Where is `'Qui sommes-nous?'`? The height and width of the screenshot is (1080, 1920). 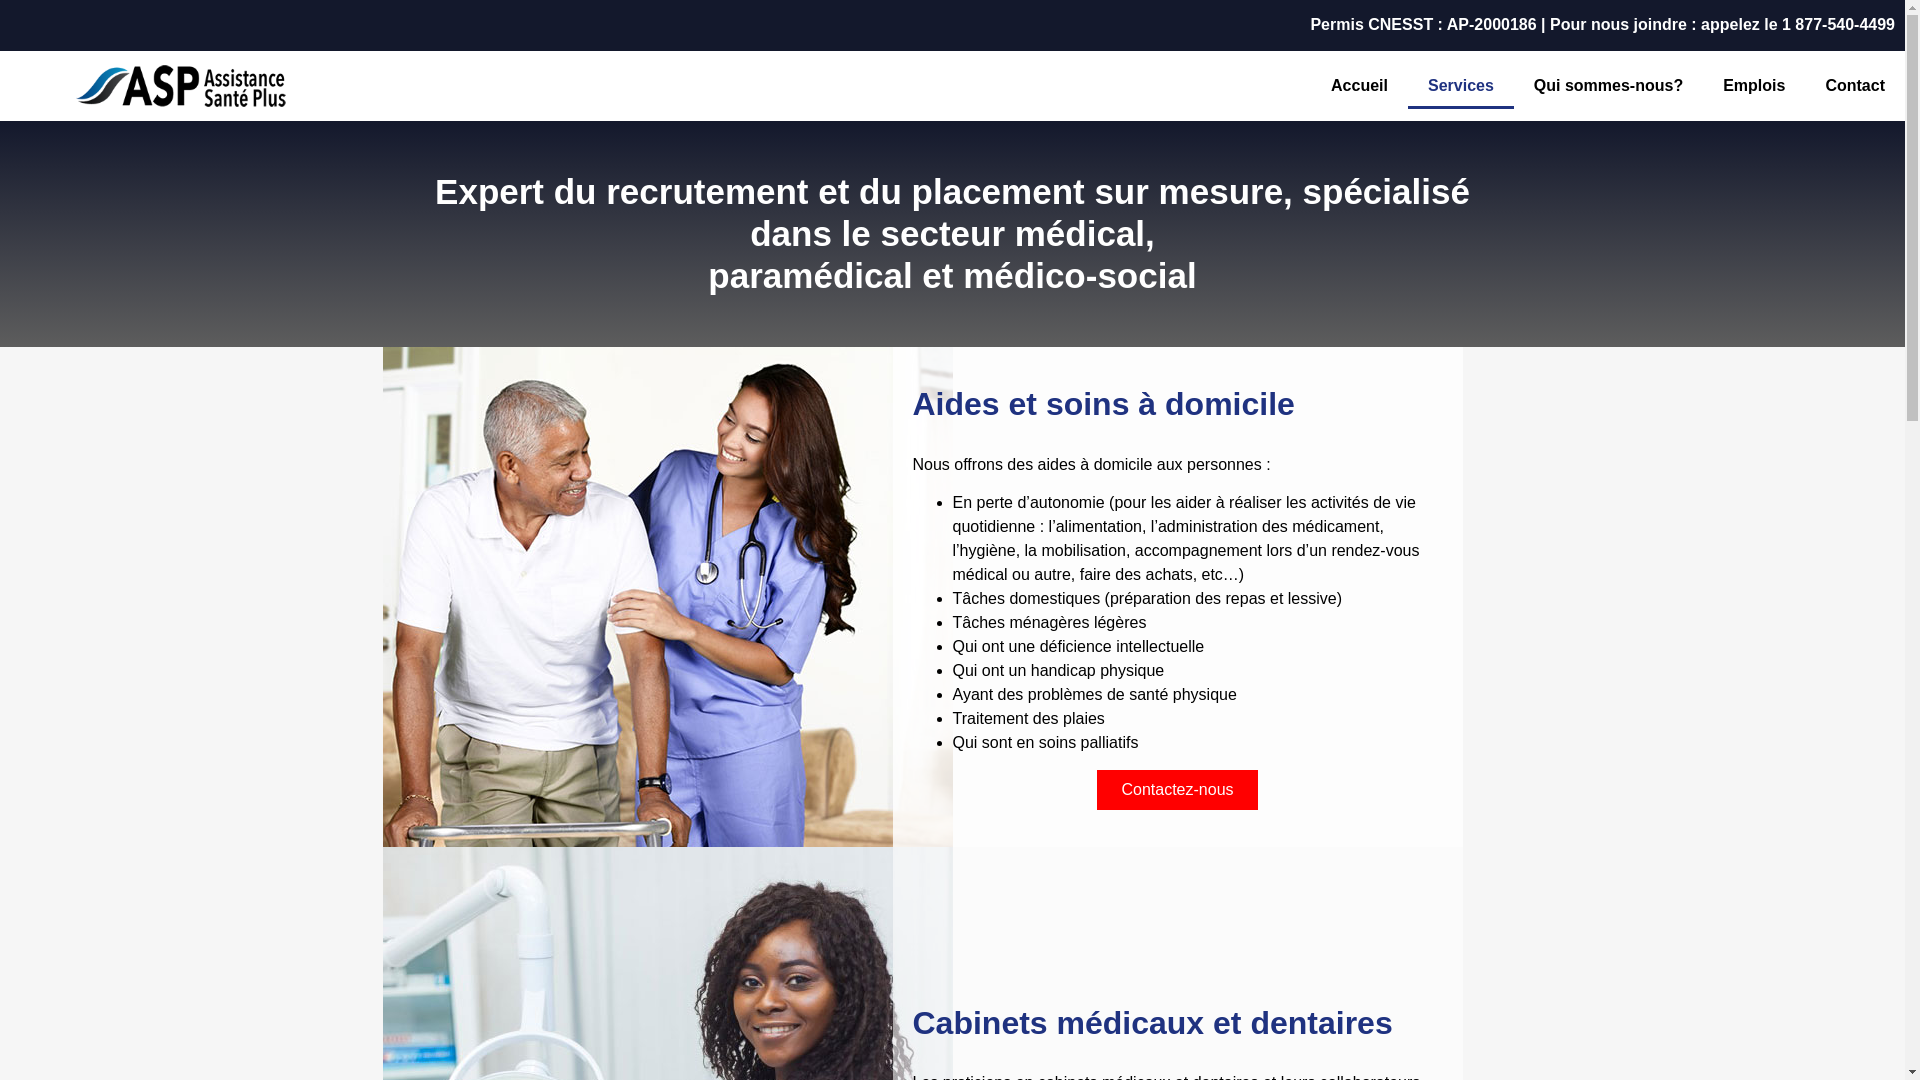
'Qui sommes-nous?' is located at coordinates (1608, 84).